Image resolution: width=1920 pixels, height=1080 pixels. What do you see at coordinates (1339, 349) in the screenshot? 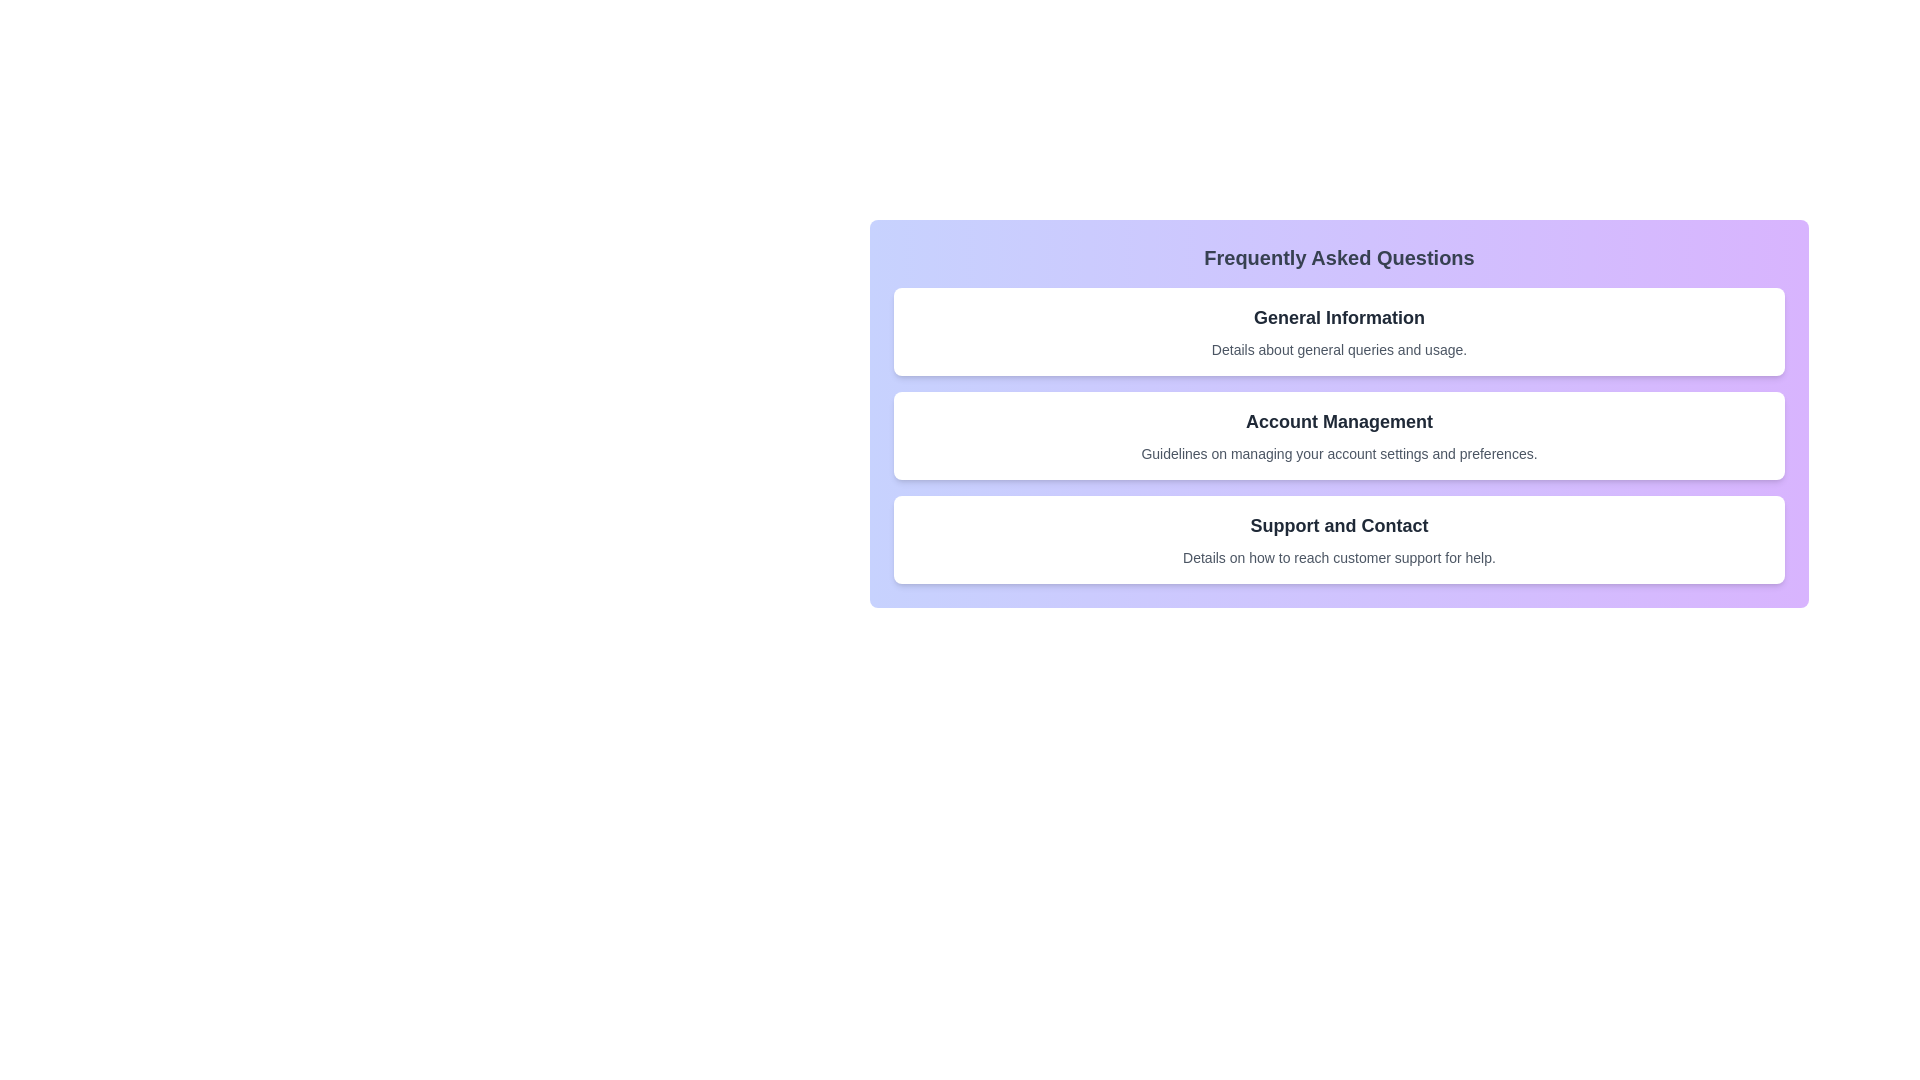
I see `the static text displaying 'Details about general queries and usage.' which is positioned below the 'General Information' title` at bounding box center [1339, 349].